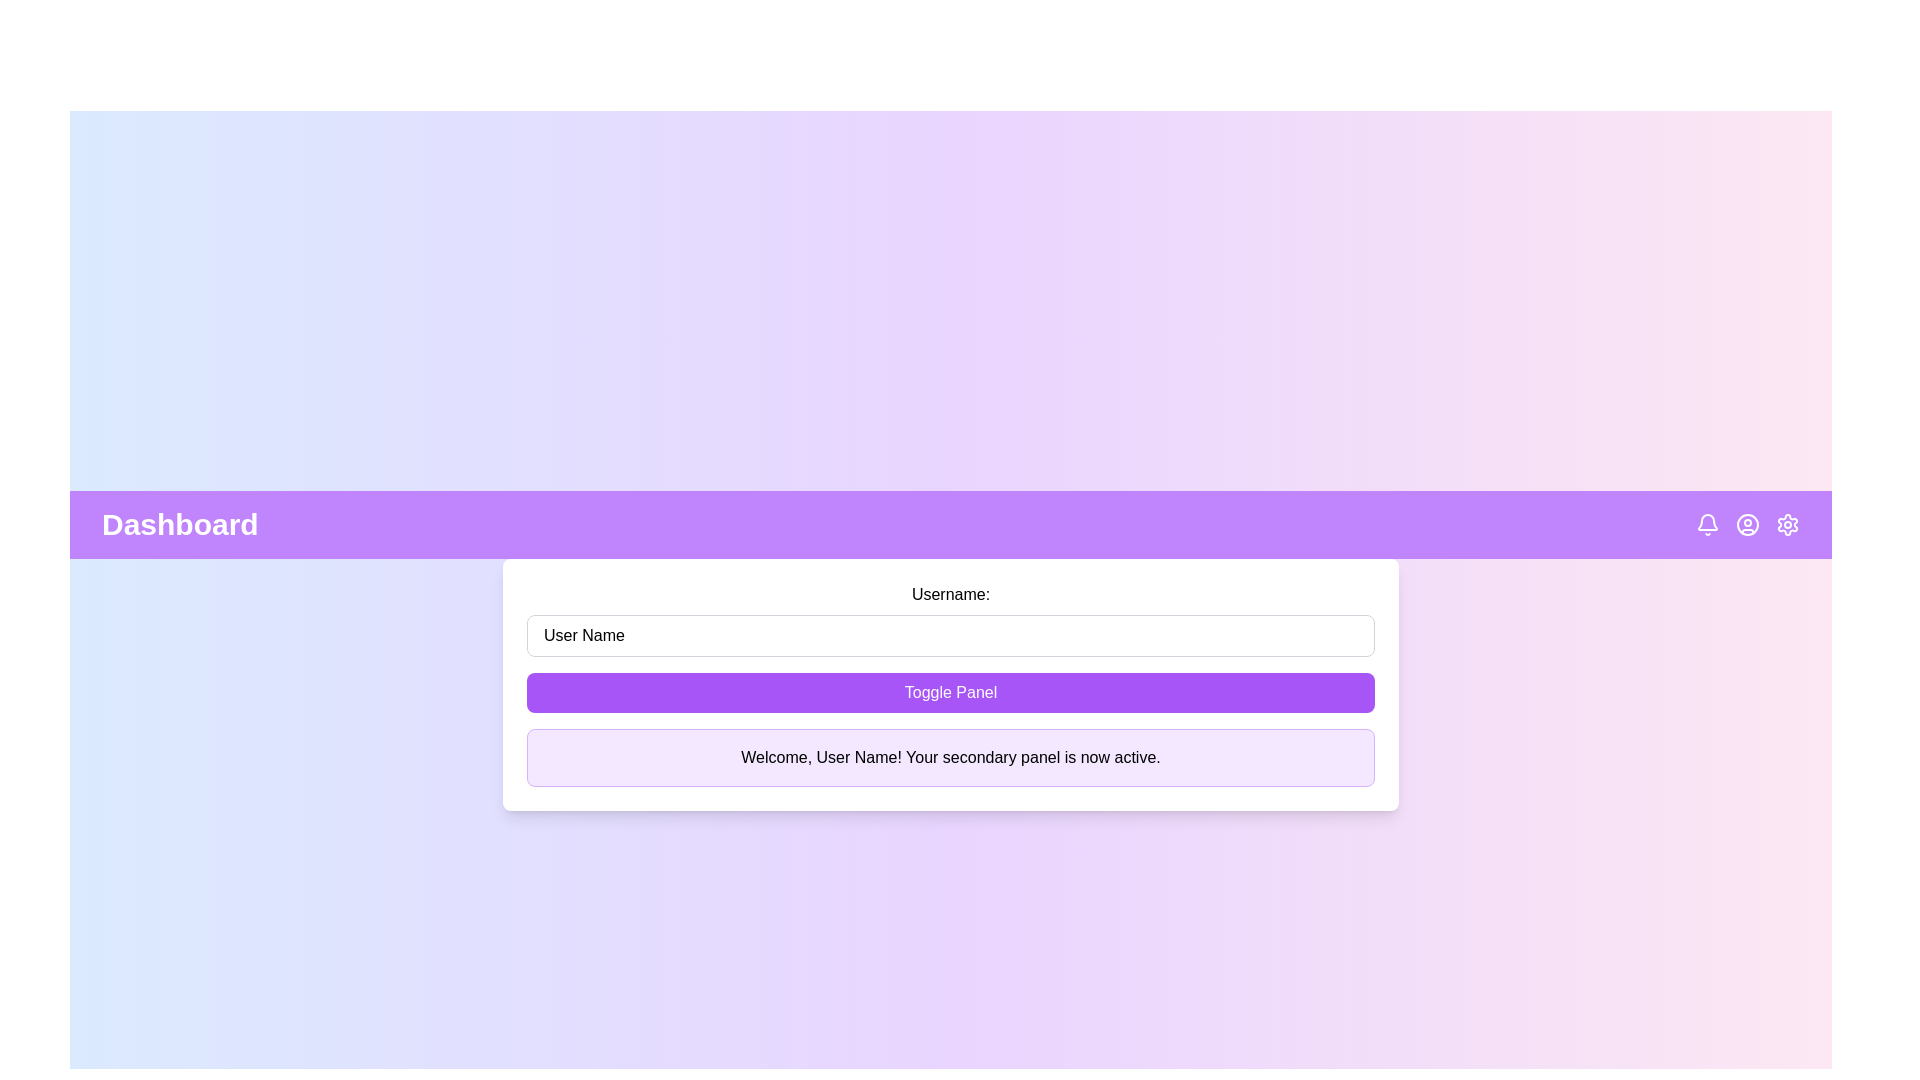 The image size is (1920, 1080). Describe the element at coordinates (1746, 523) in the screenshot. I see `the user profile icon located on the right end of the top purple navigation bar` at that location.